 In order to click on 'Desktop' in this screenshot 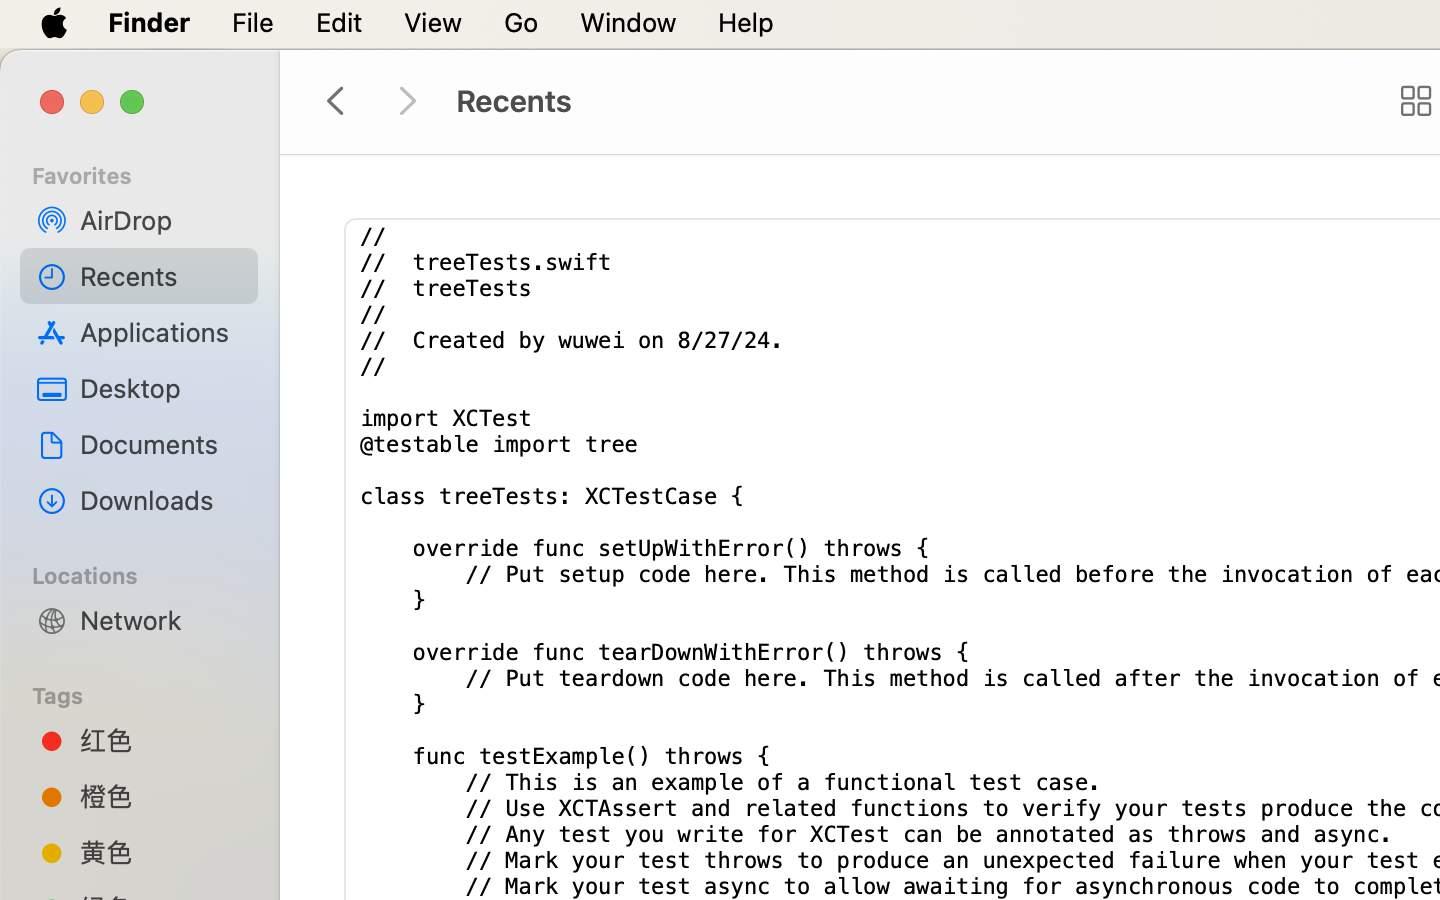, I will do `click(159, 387)`.